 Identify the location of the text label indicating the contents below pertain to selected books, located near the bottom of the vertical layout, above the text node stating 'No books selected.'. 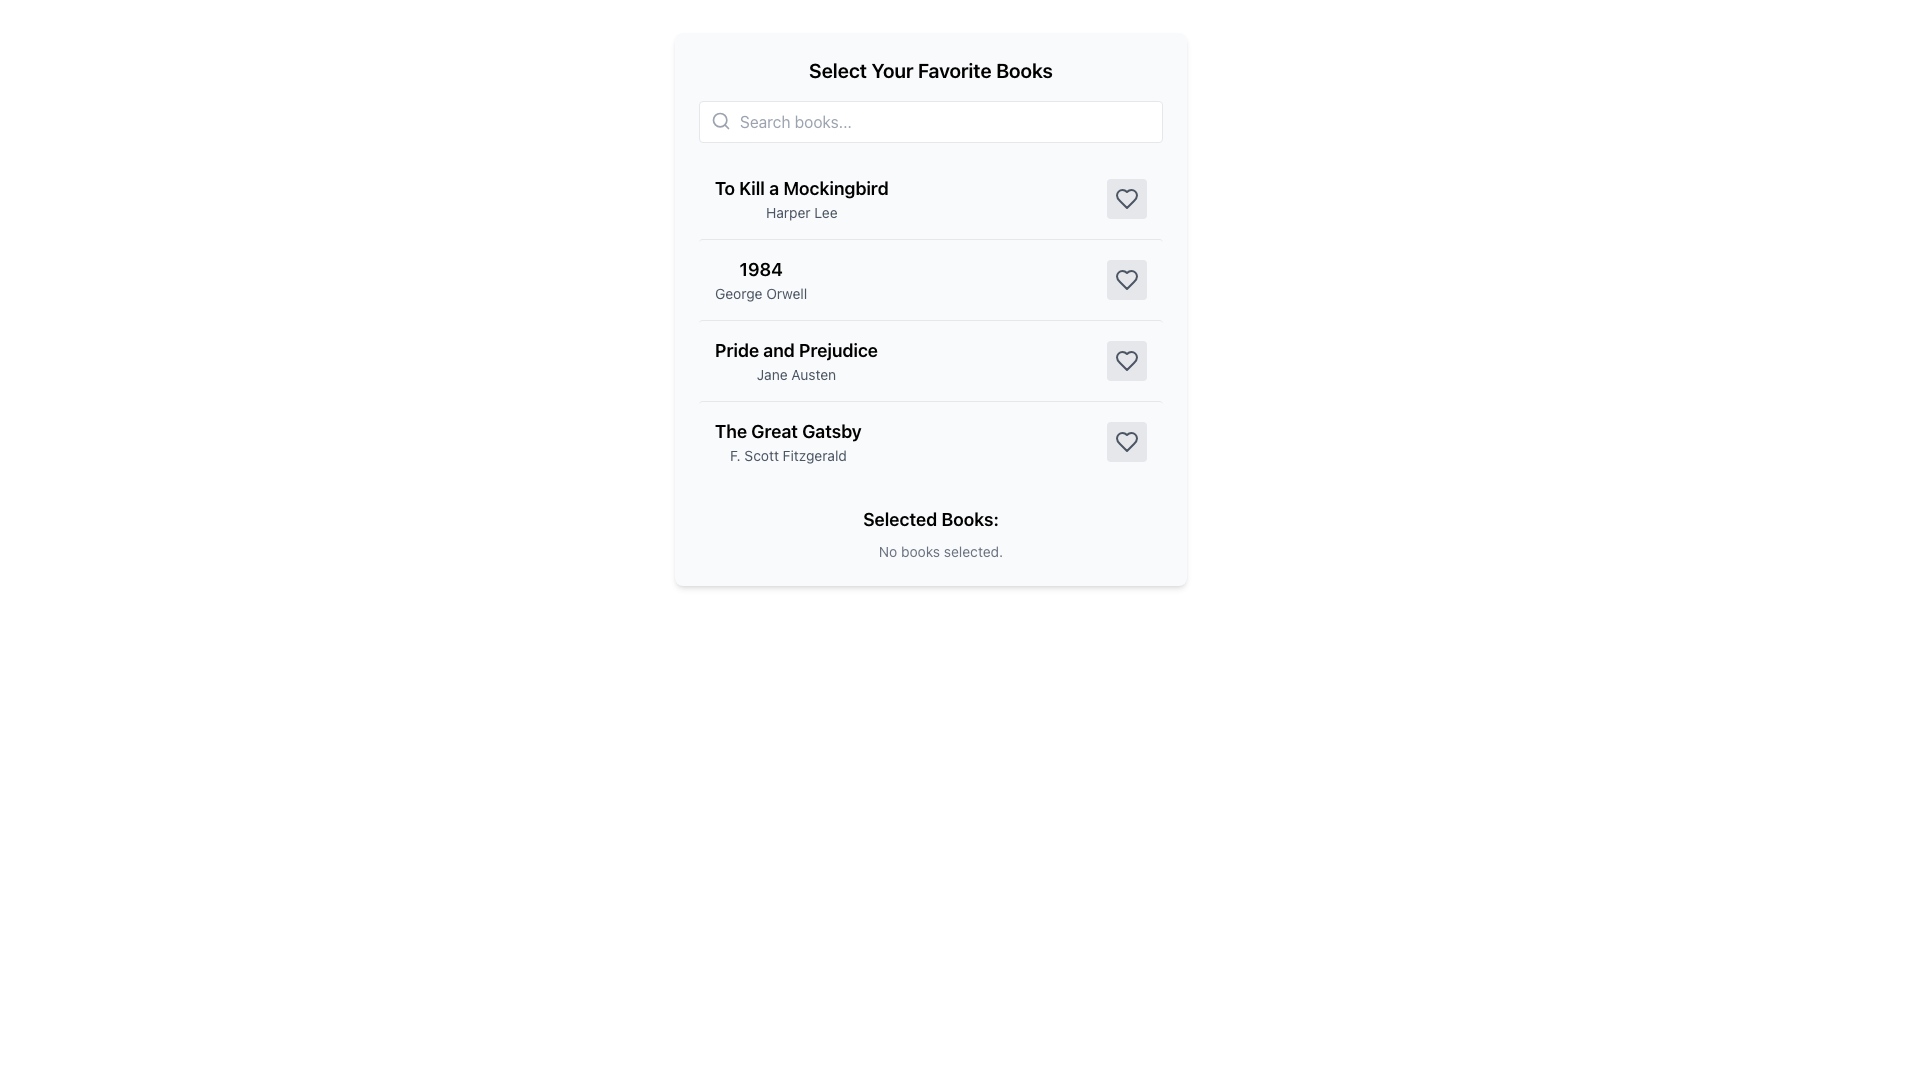
(930, 519).